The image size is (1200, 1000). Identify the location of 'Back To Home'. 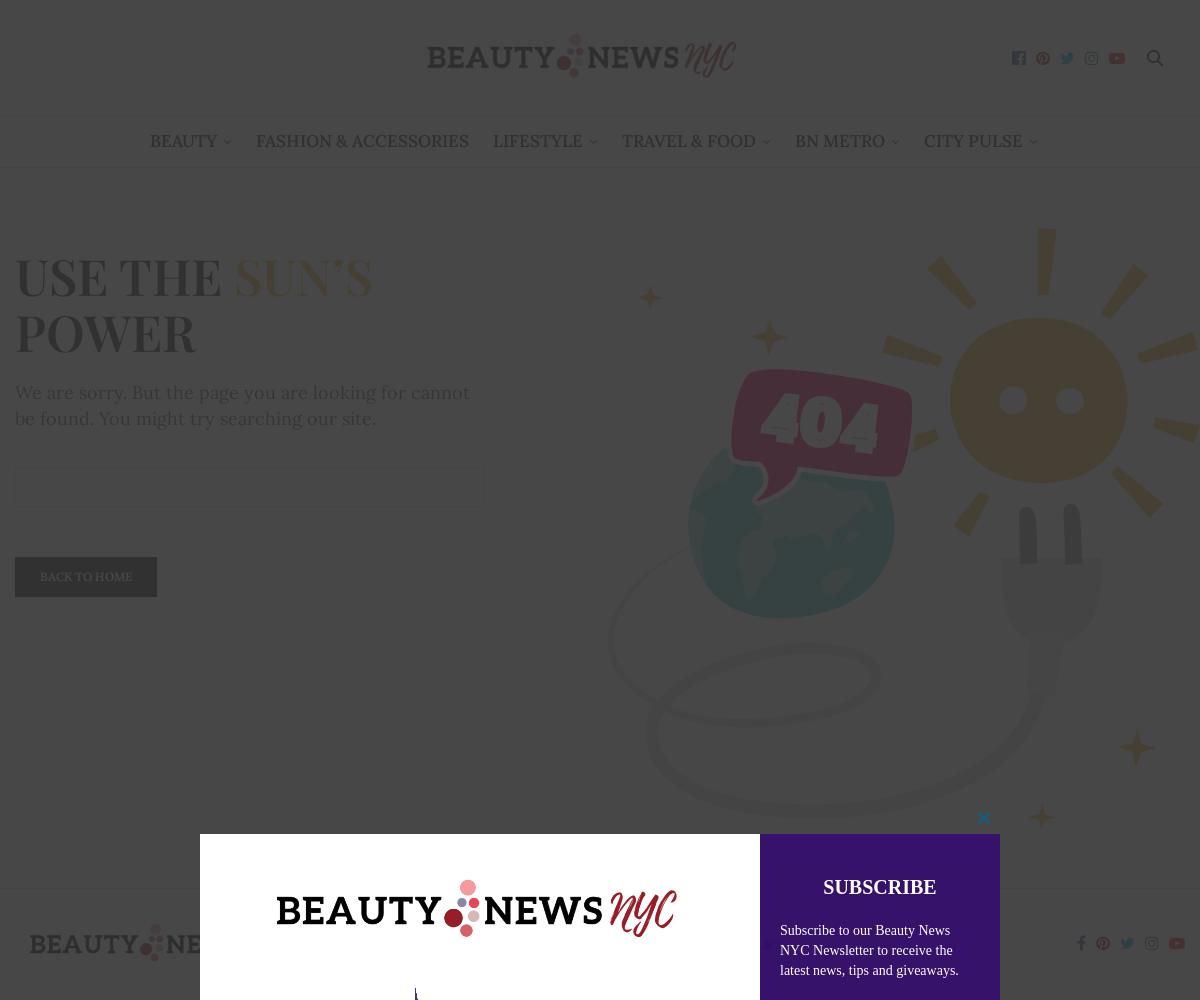
(86, 574).